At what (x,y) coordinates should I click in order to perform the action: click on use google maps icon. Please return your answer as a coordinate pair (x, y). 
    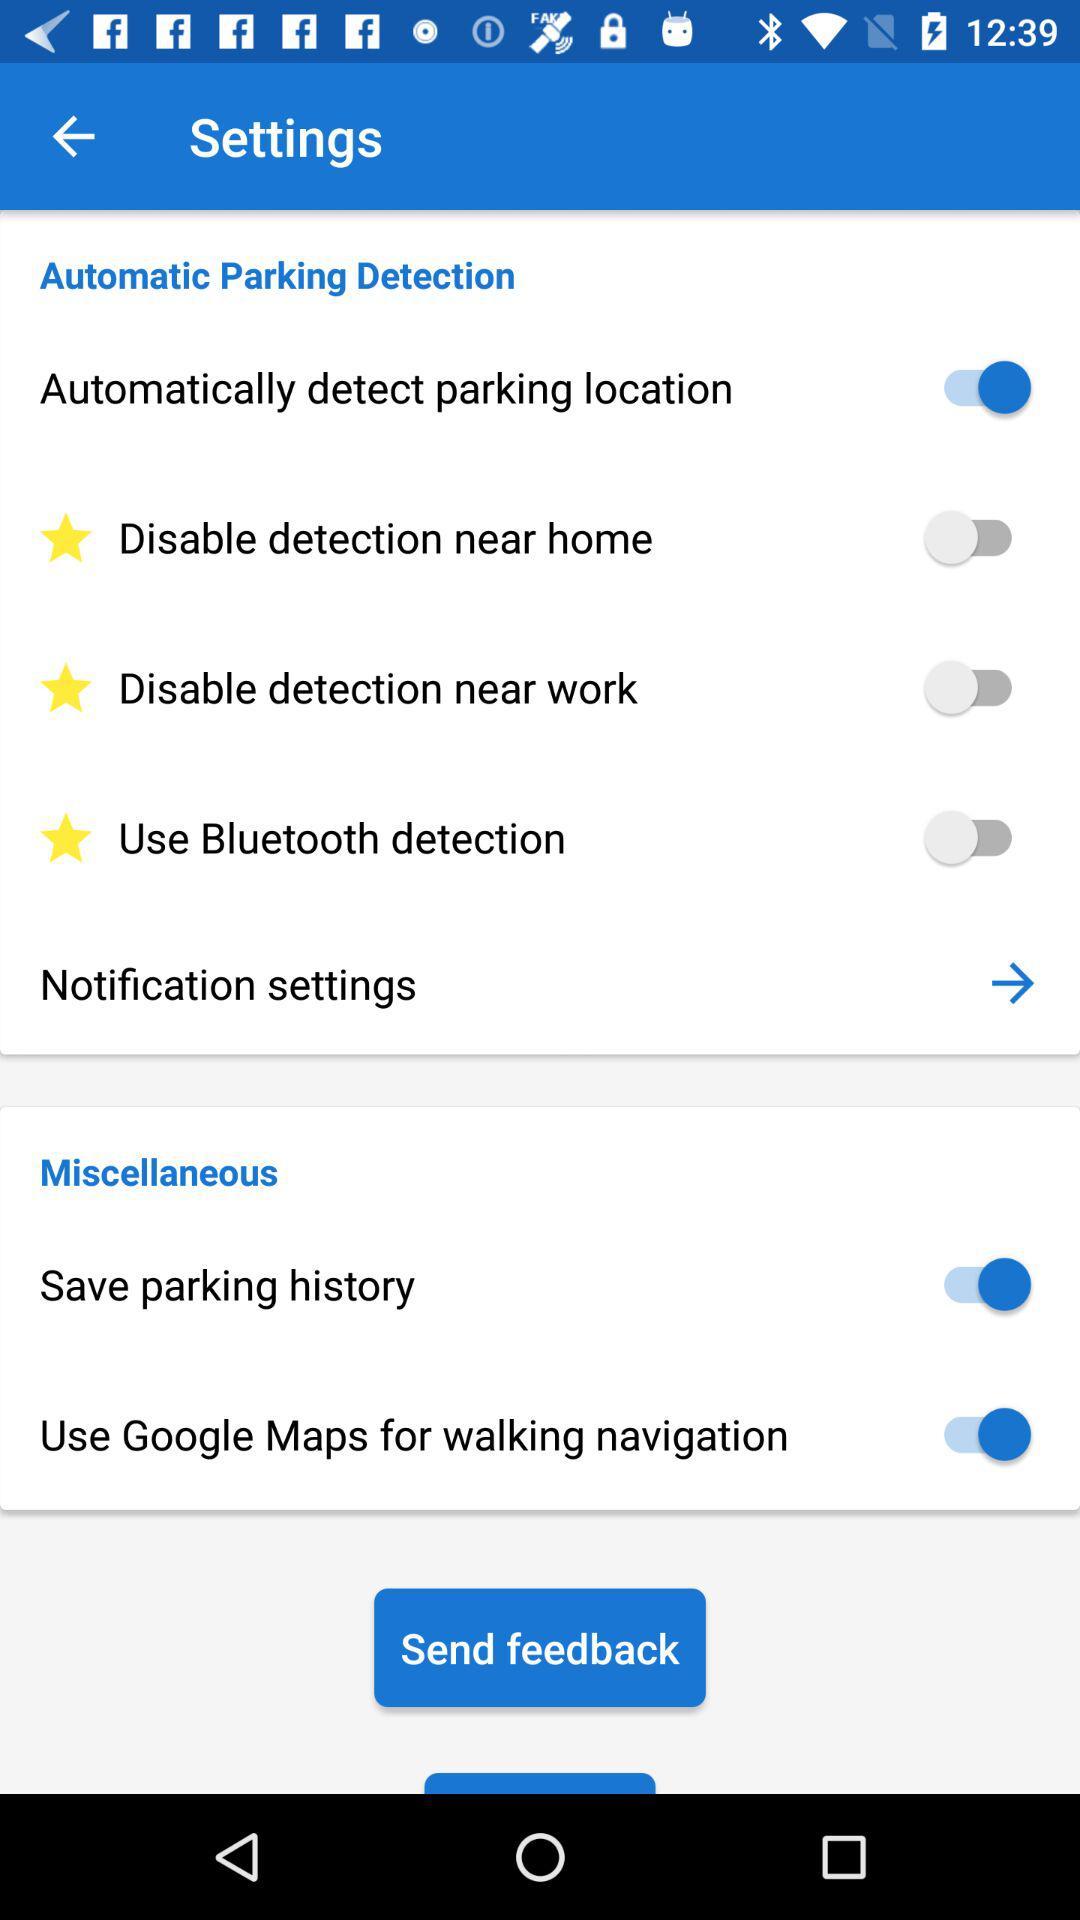
    Looking at the image, I should click on (540, 1433).